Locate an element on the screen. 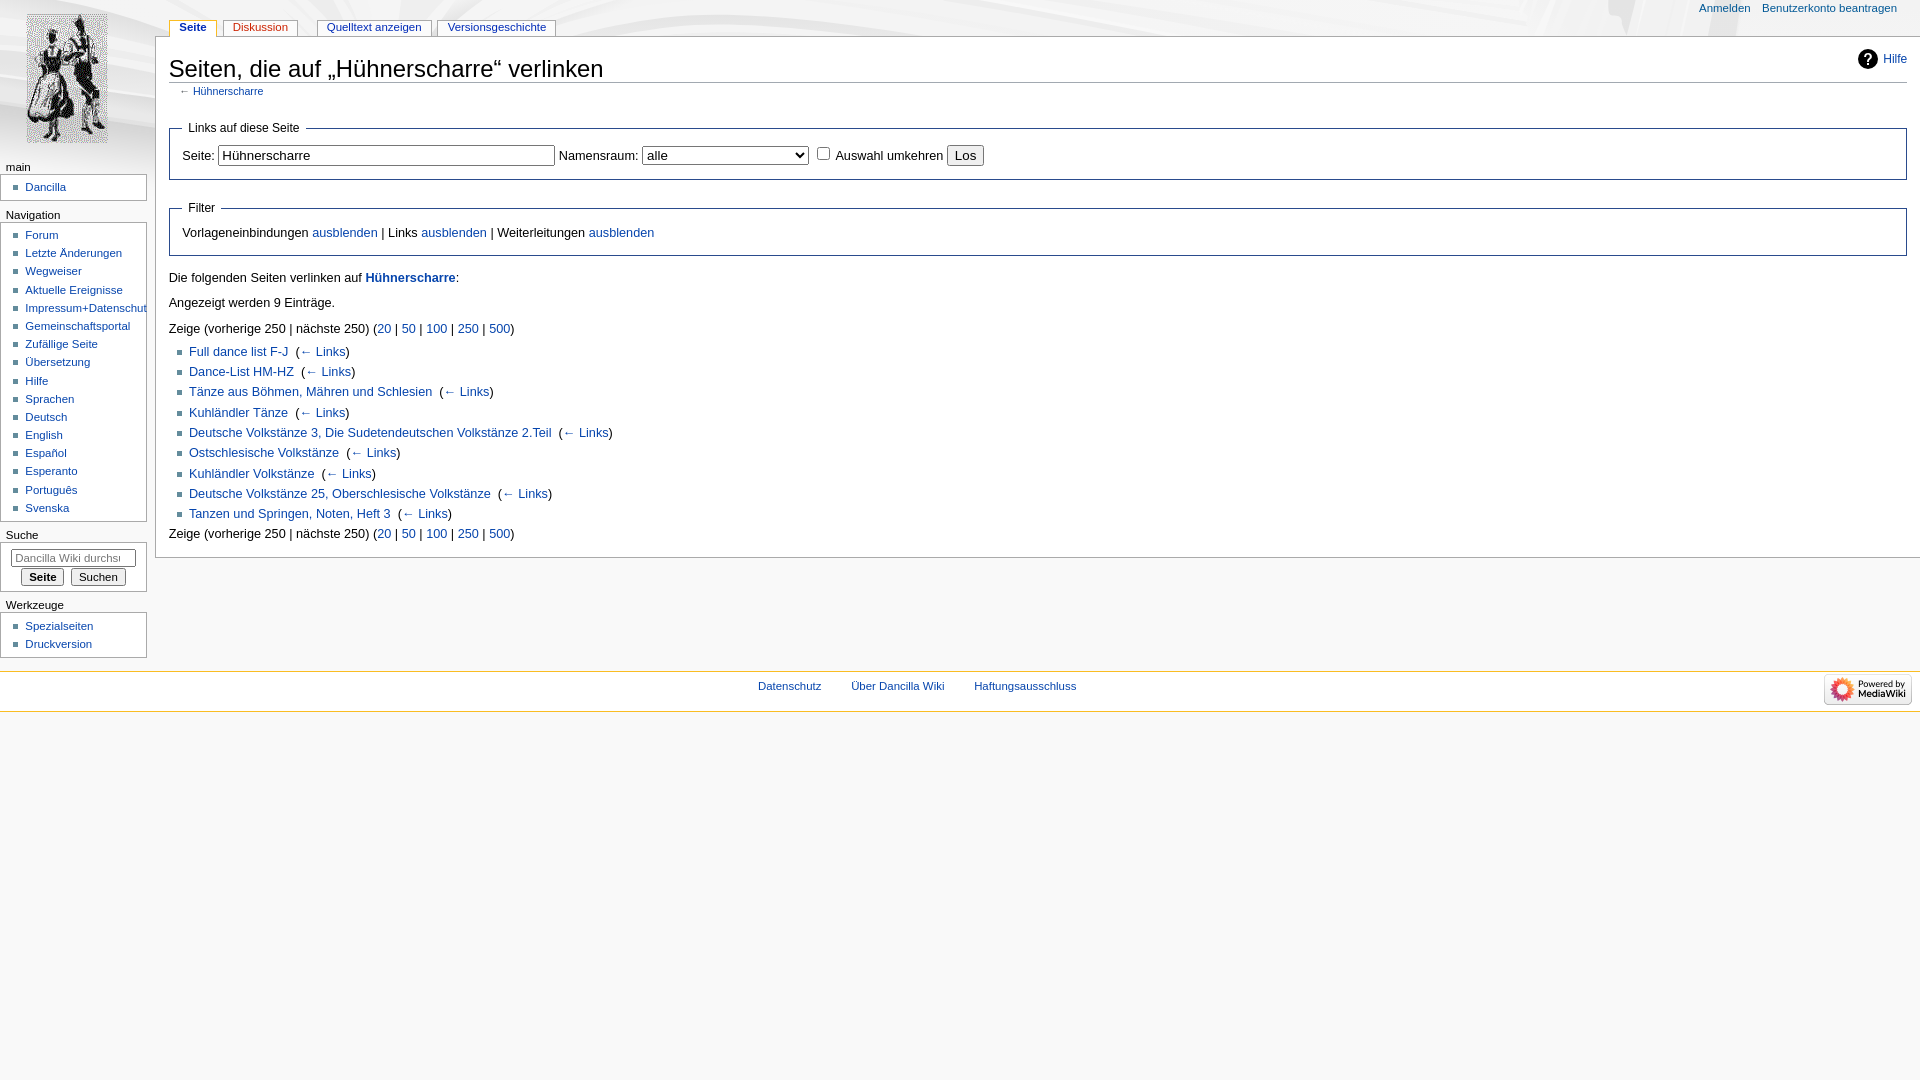 This screenshot has height=1080, width=1920. '500' is located at coordinates (499, 327).